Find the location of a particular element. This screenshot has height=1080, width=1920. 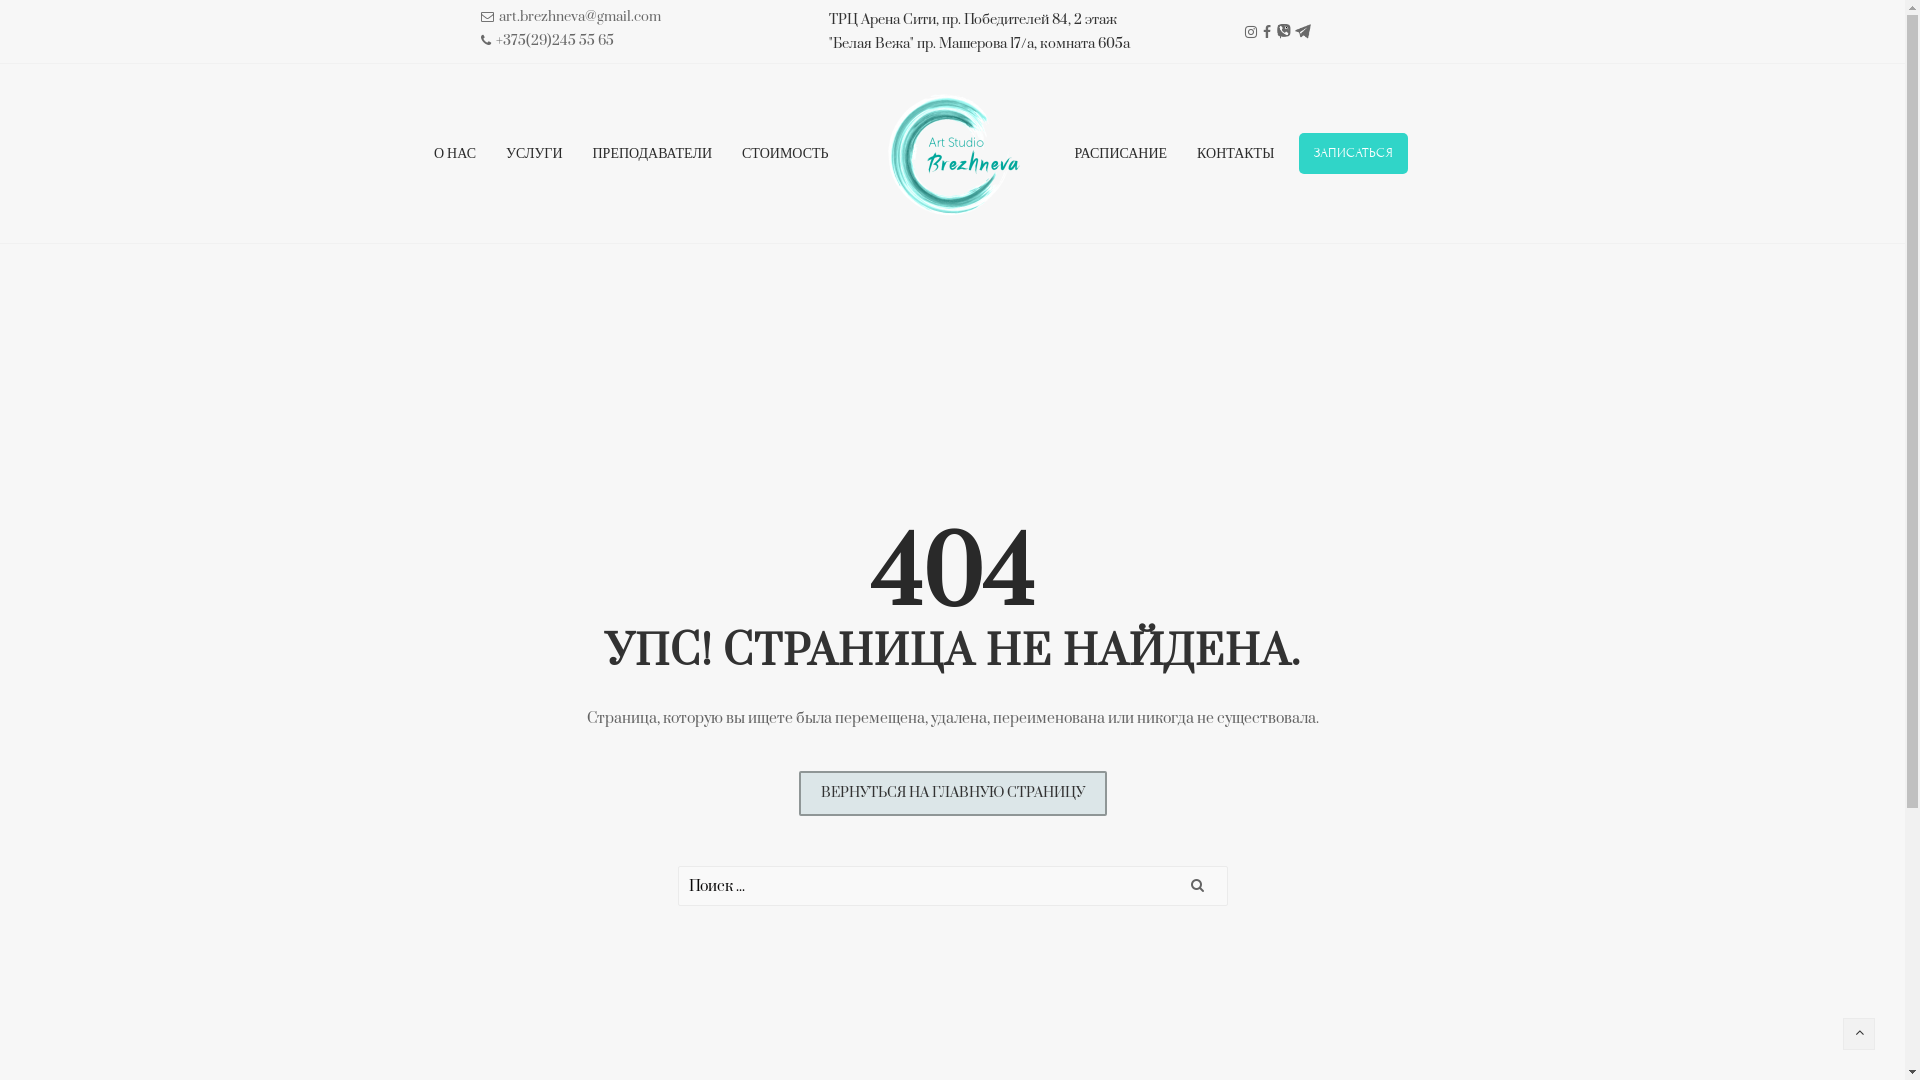

'Instagram' is located at coordinates (1250, 30).